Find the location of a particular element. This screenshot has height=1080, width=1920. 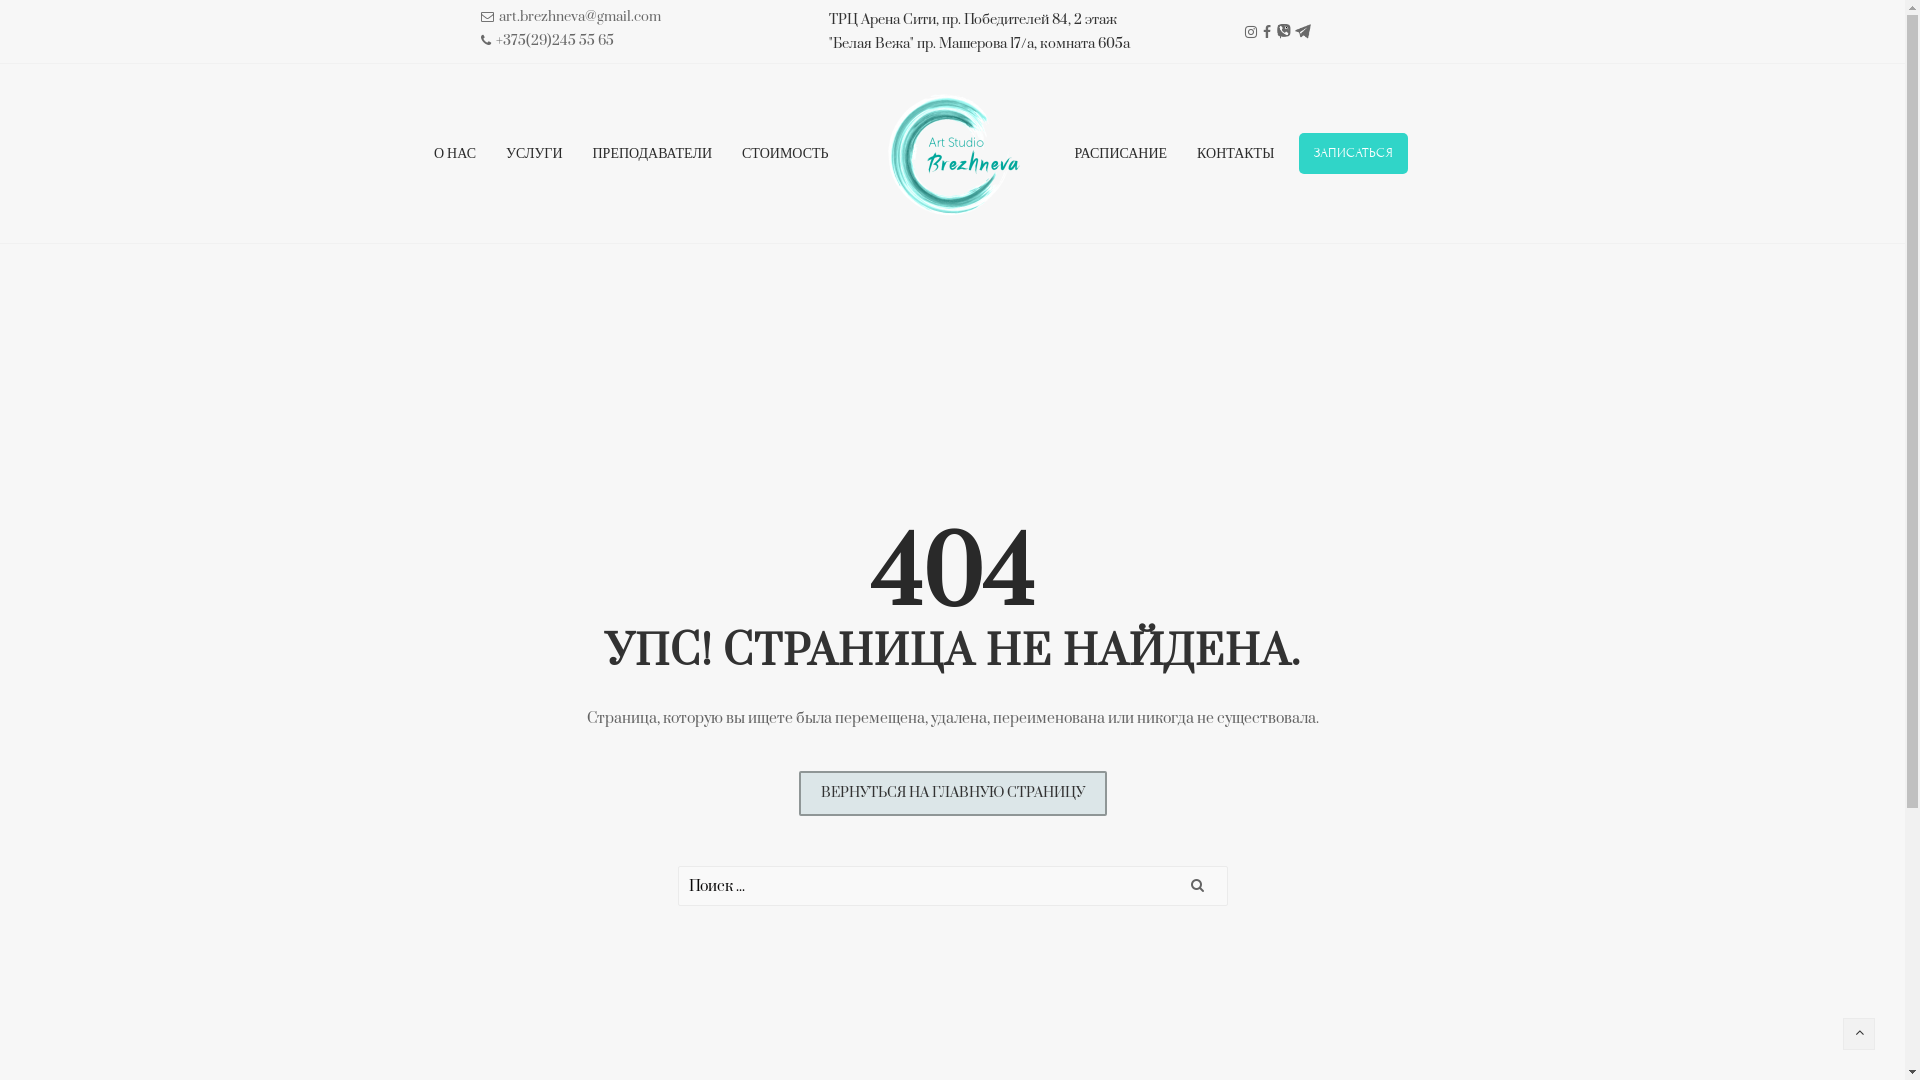

'Instagram' is located at coordinates (1250, 30).